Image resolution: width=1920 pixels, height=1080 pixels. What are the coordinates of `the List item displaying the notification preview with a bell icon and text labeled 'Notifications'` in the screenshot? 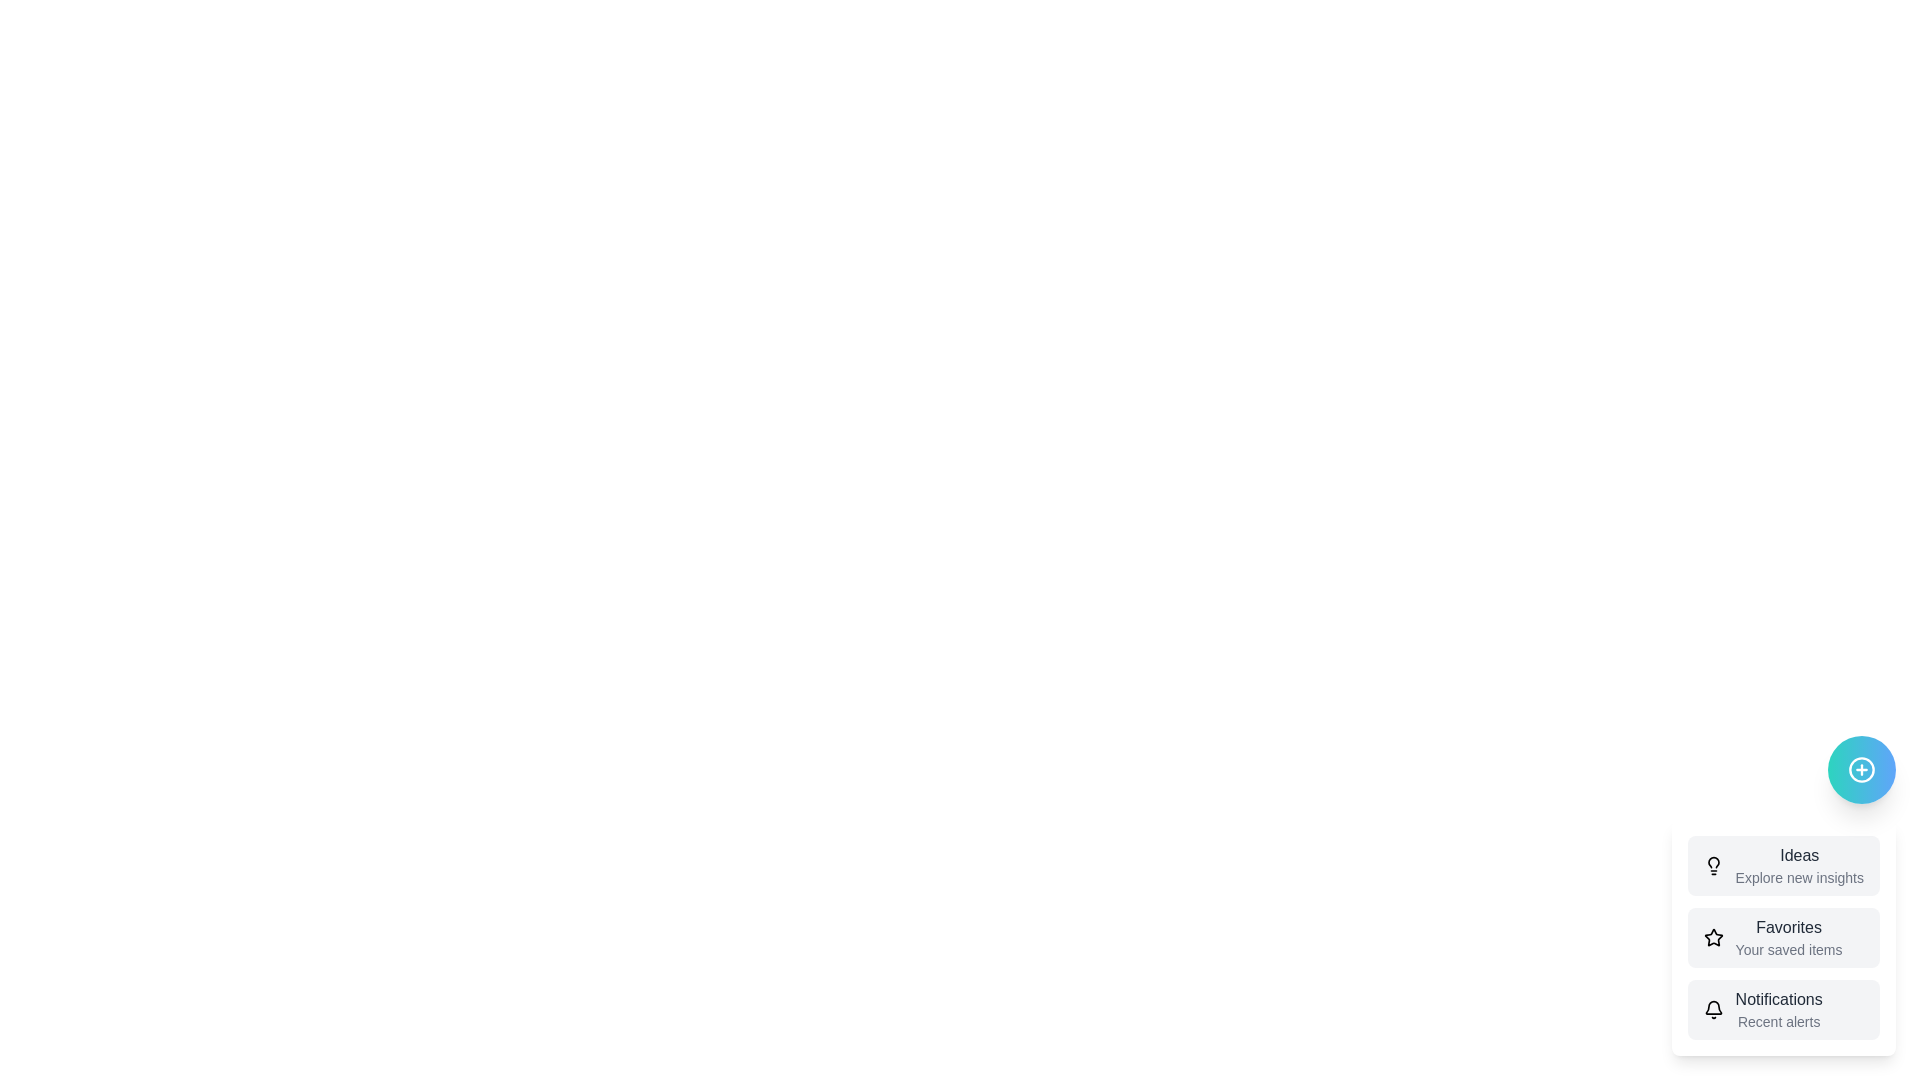 It's located at (1783, 1010).